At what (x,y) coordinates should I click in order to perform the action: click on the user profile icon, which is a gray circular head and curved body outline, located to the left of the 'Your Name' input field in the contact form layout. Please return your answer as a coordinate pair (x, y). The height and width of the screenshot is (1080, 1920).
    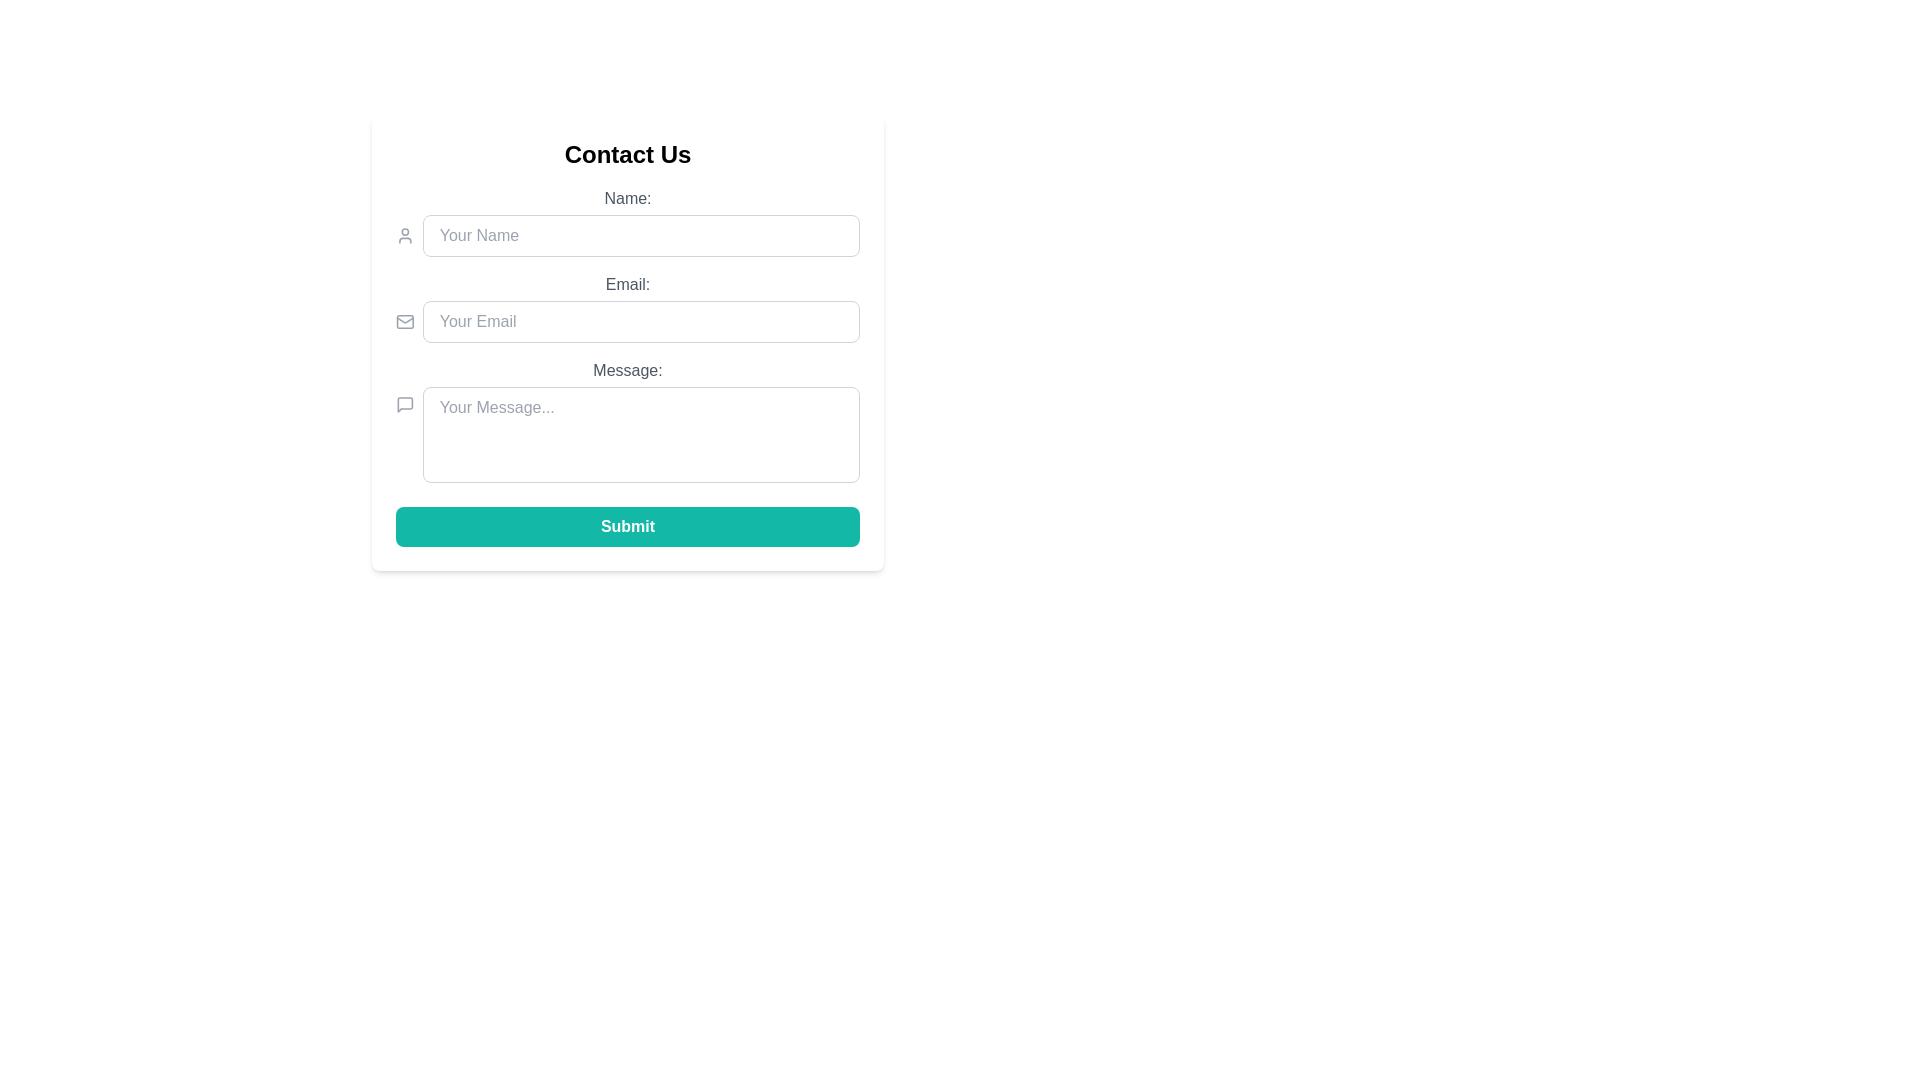
    Looking at the image, I should click on (404, 234).